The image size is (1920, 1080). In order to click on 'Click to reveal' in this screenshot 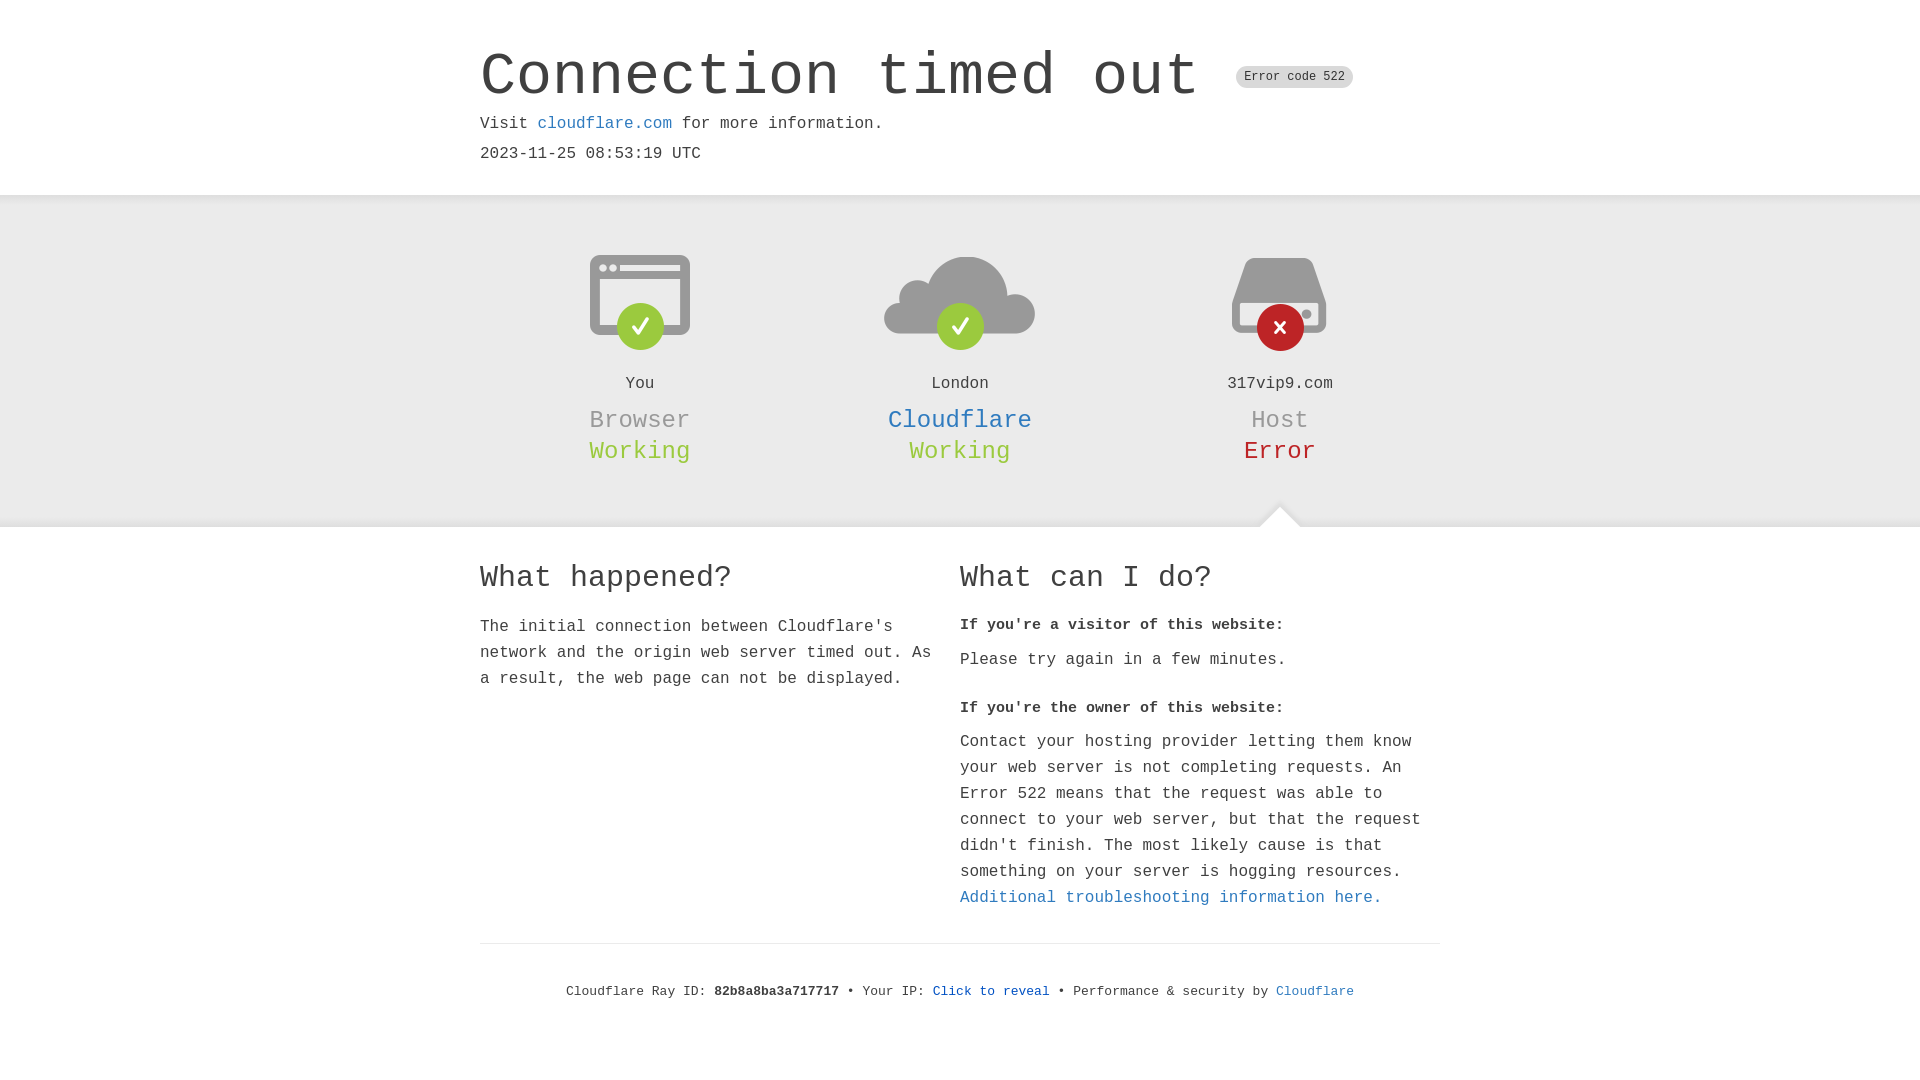, I will do `click(991, 991)`.